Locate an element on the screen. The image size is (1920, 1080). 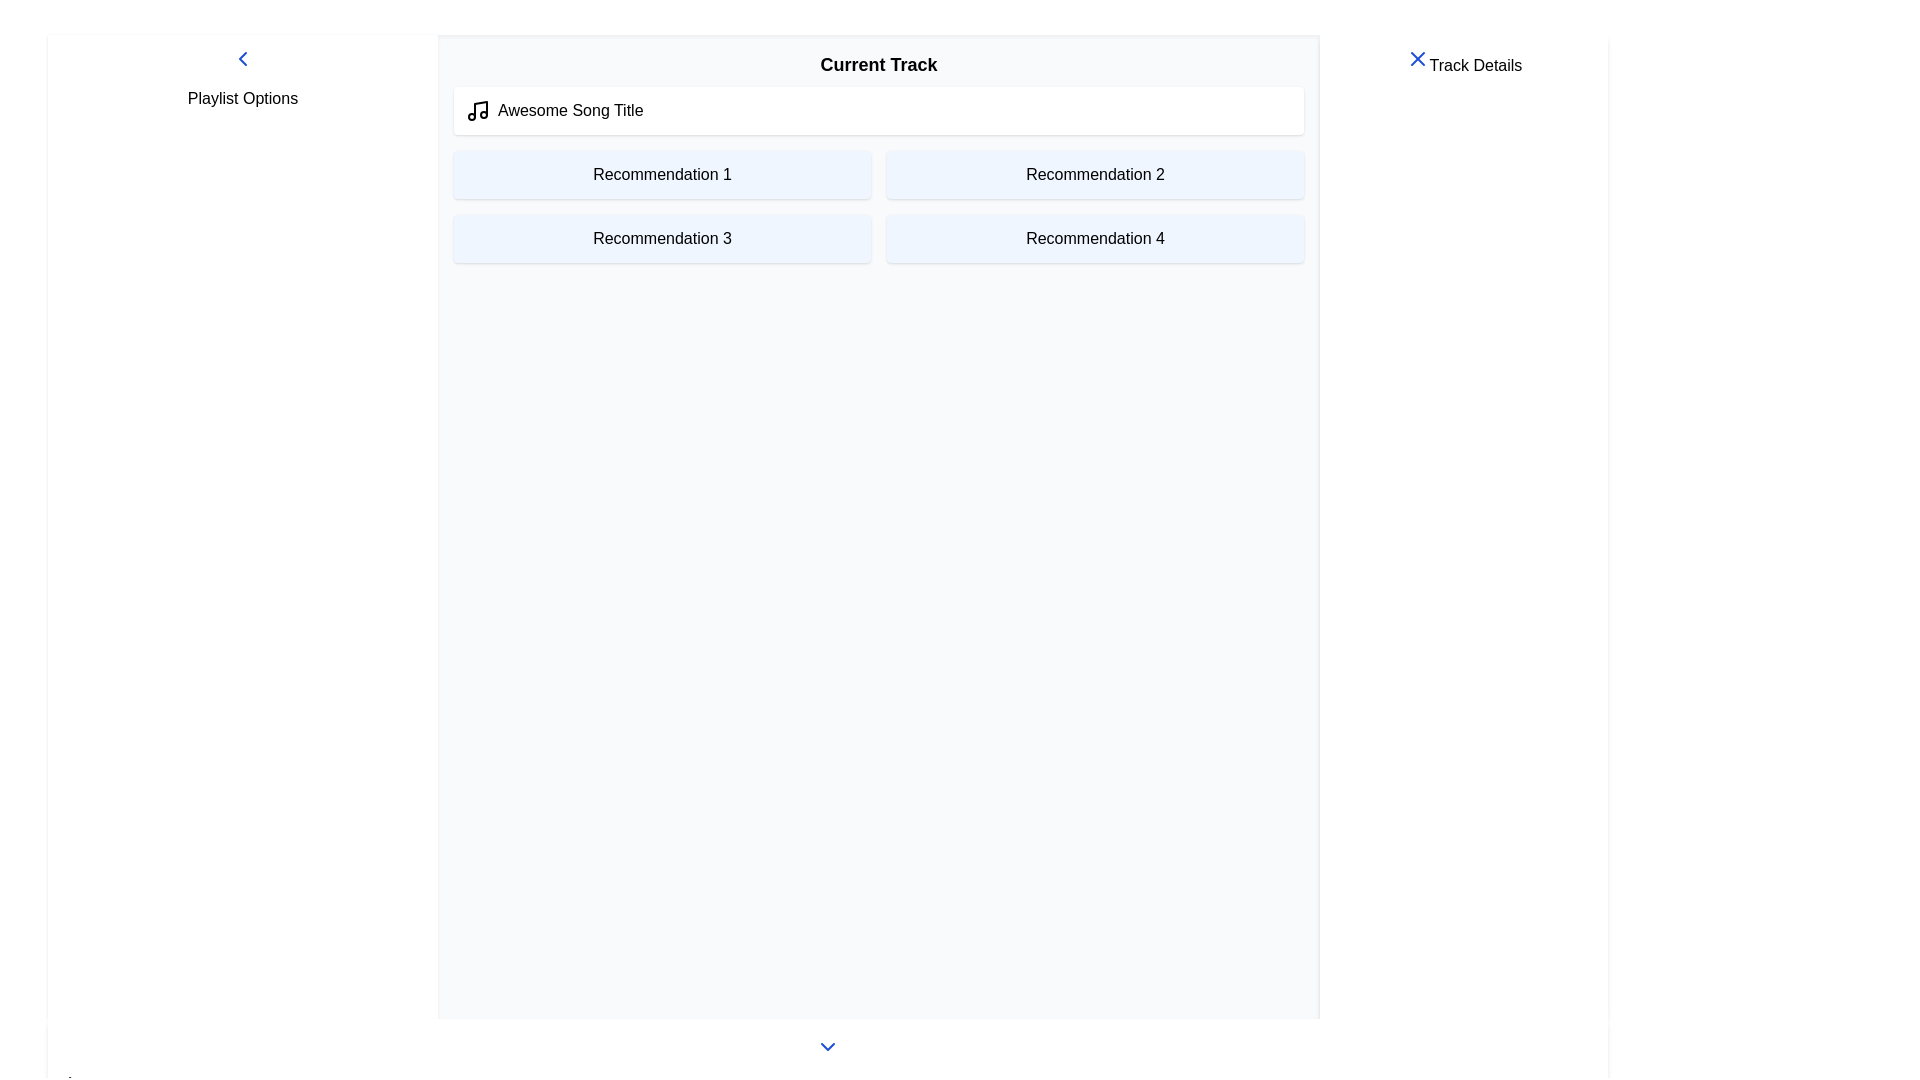
the bold text label displaying 'Playlist Options' at the top of the vertical side panel is located at coordinates (242, 99).